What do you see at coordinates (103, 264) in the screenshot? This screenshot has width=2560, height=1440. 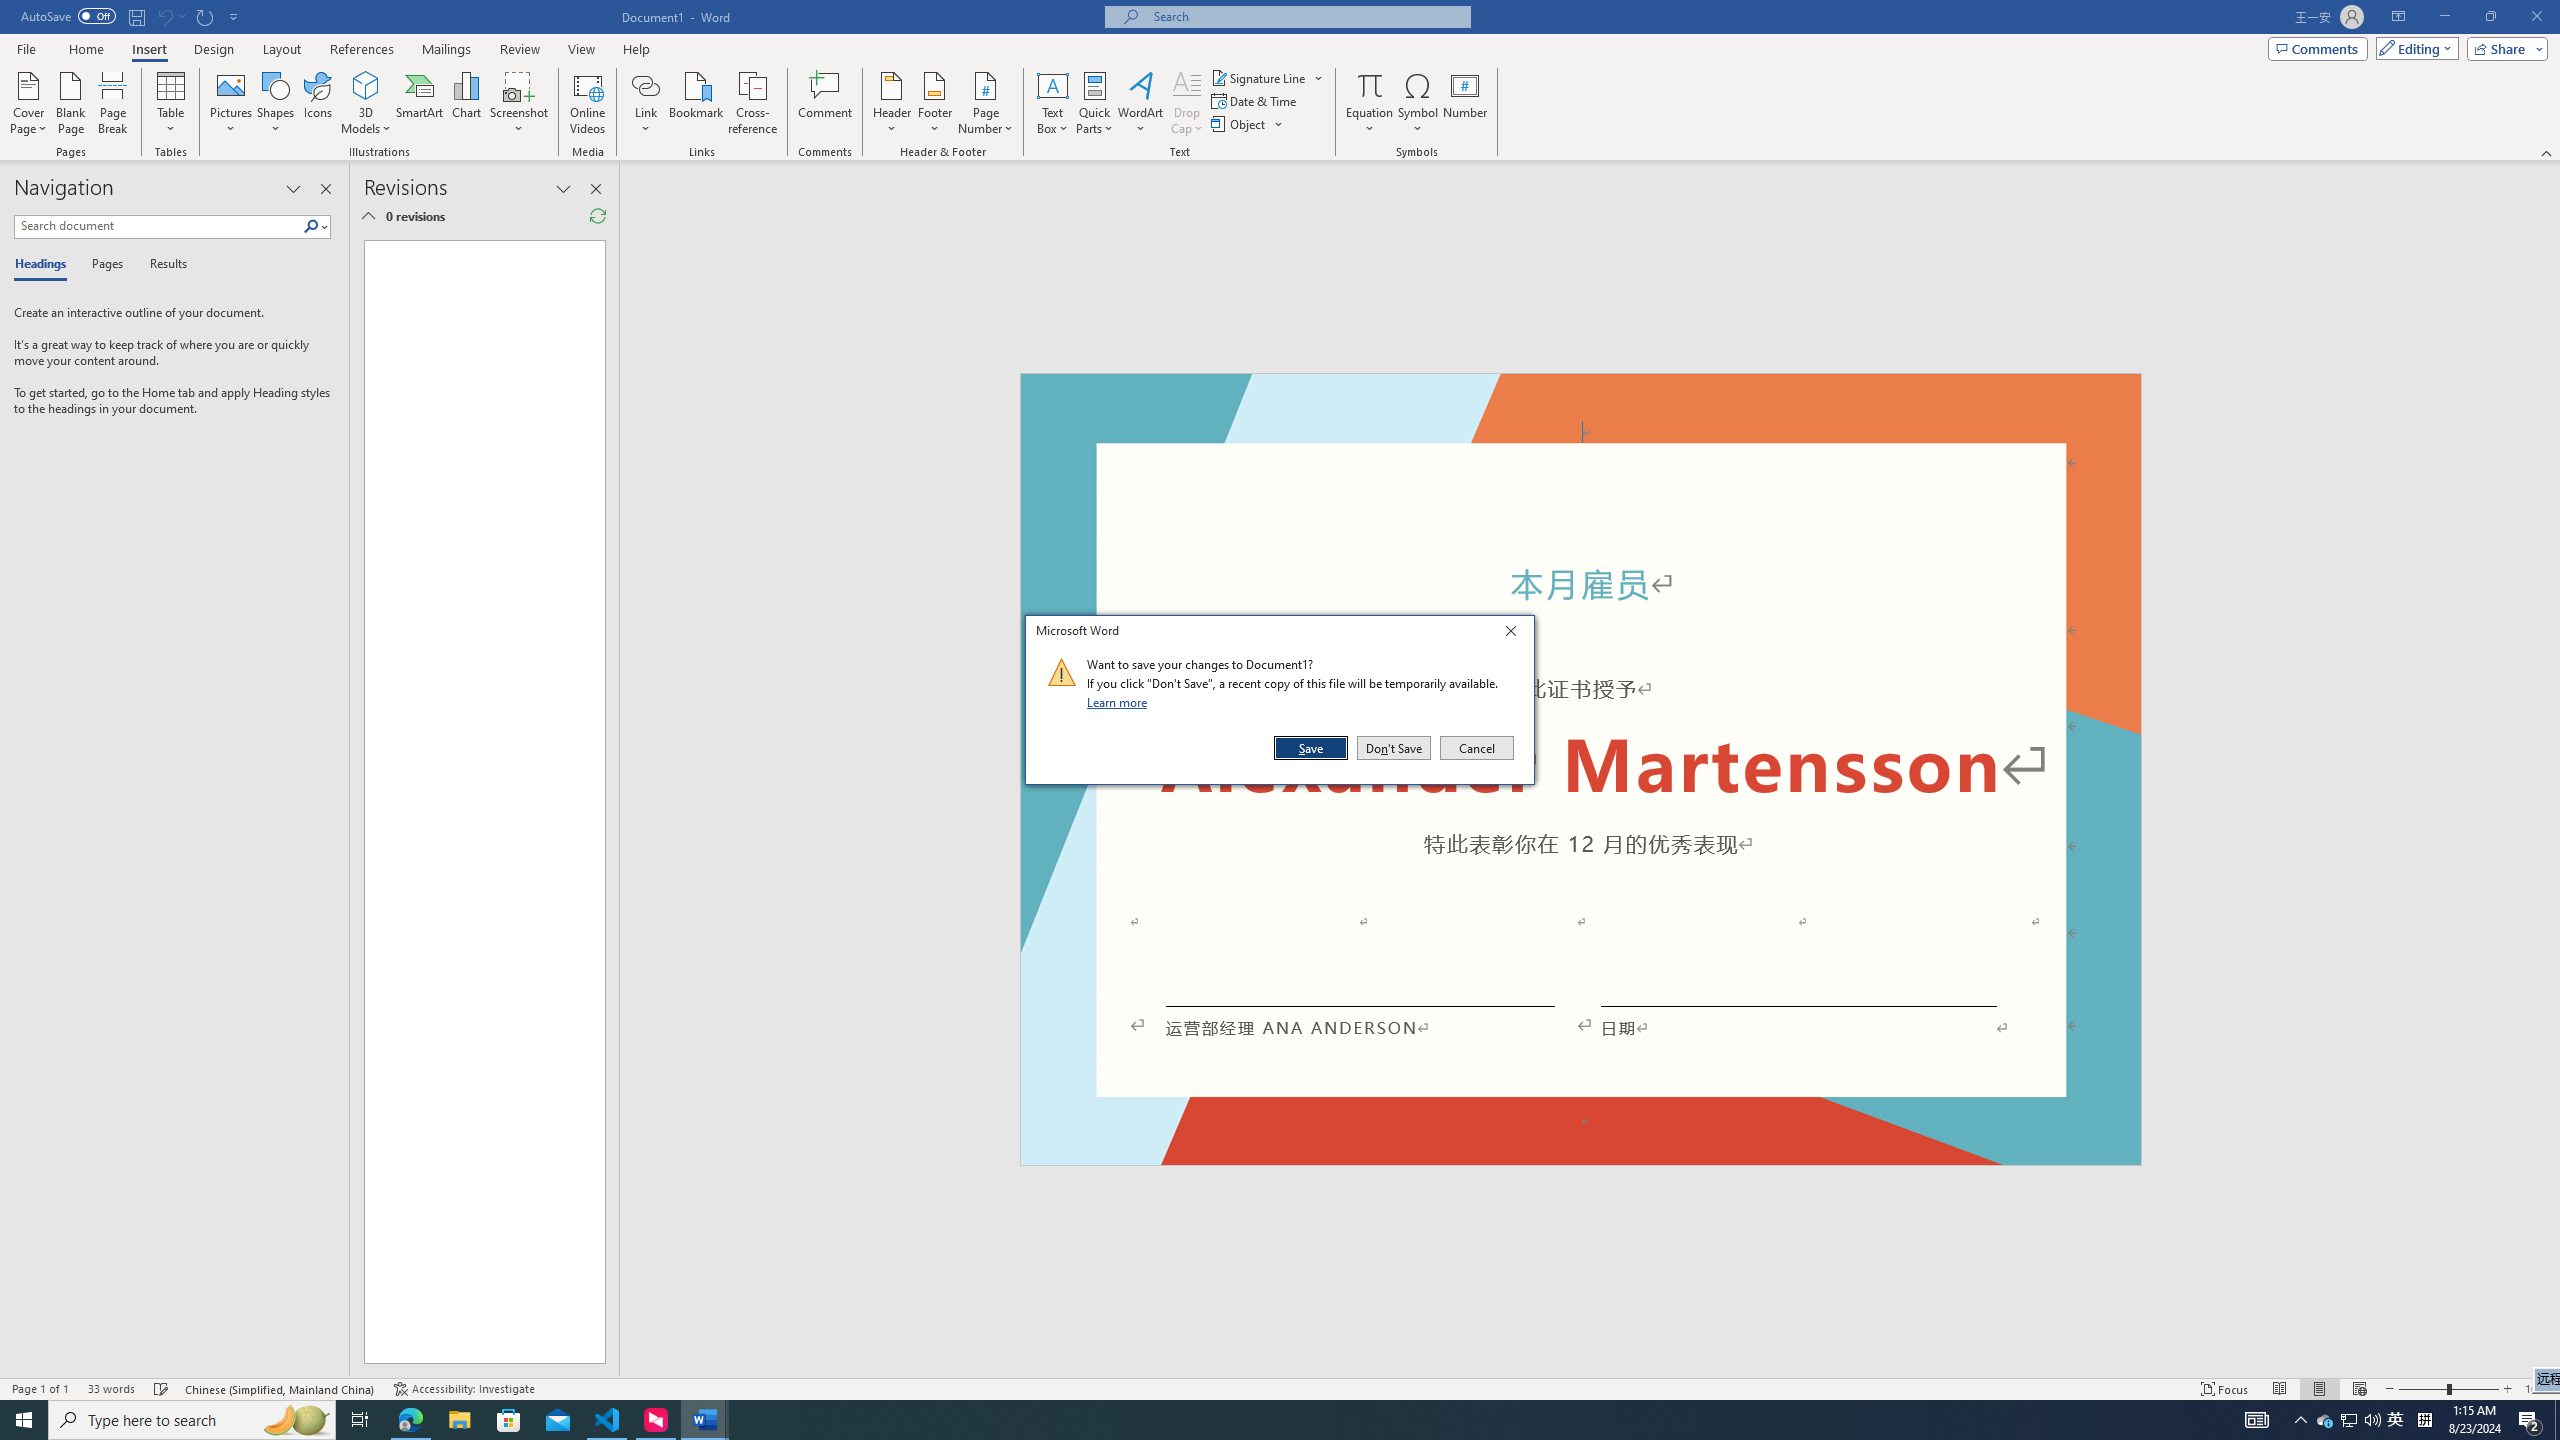 I see `'Pages'` at bounding box center [103, 264].